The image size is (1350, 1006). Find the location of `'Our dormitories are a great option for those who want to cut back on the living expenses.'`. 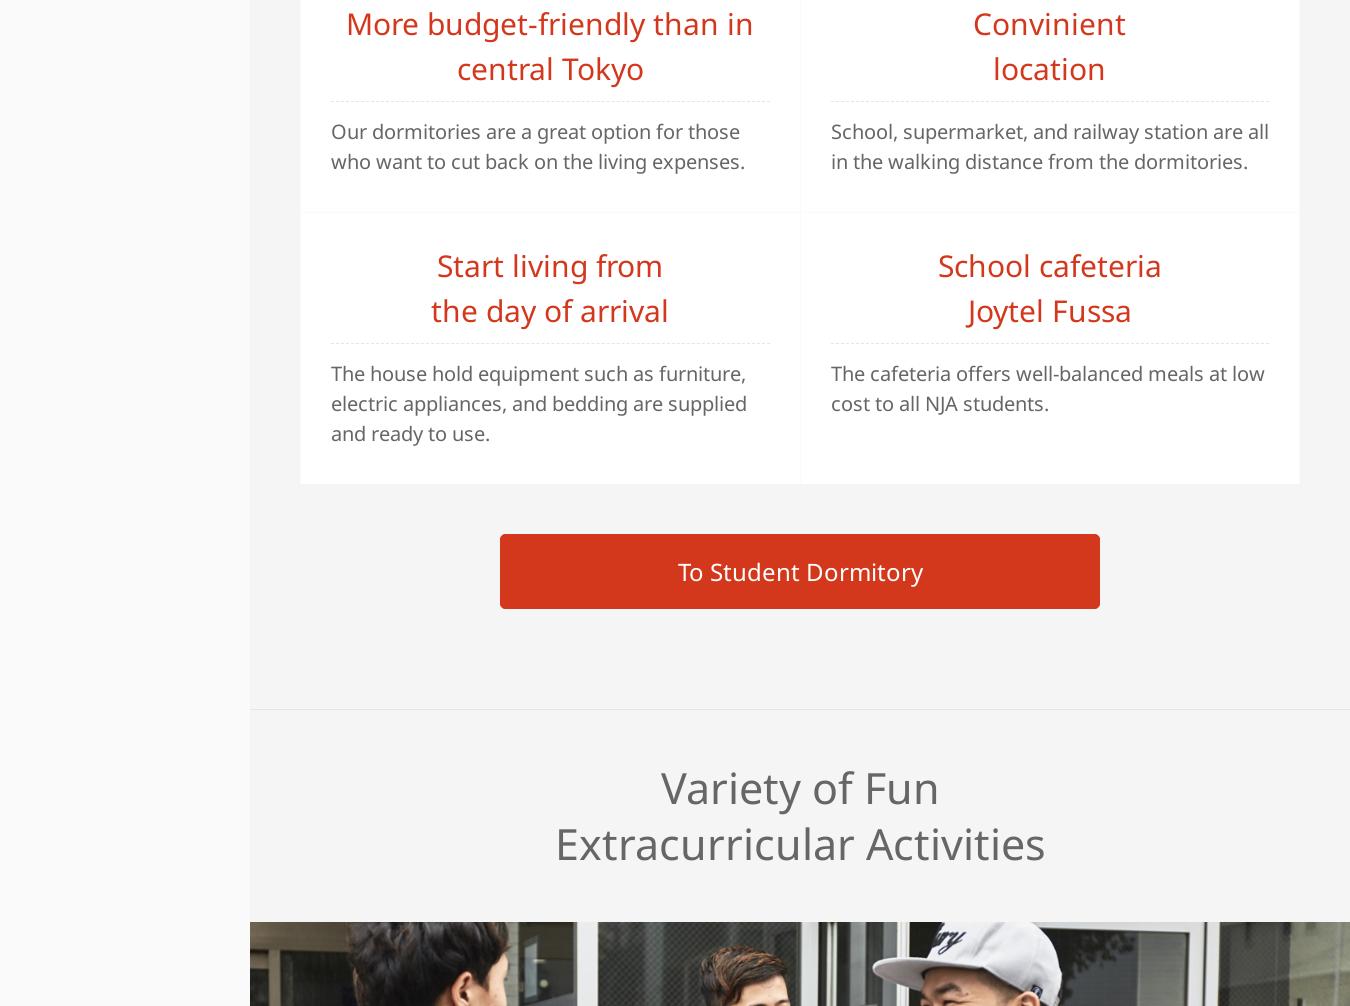

'Our dormitories are a great option for those who want to cut back on the living expenses.' is located at coordinates (330, 145).